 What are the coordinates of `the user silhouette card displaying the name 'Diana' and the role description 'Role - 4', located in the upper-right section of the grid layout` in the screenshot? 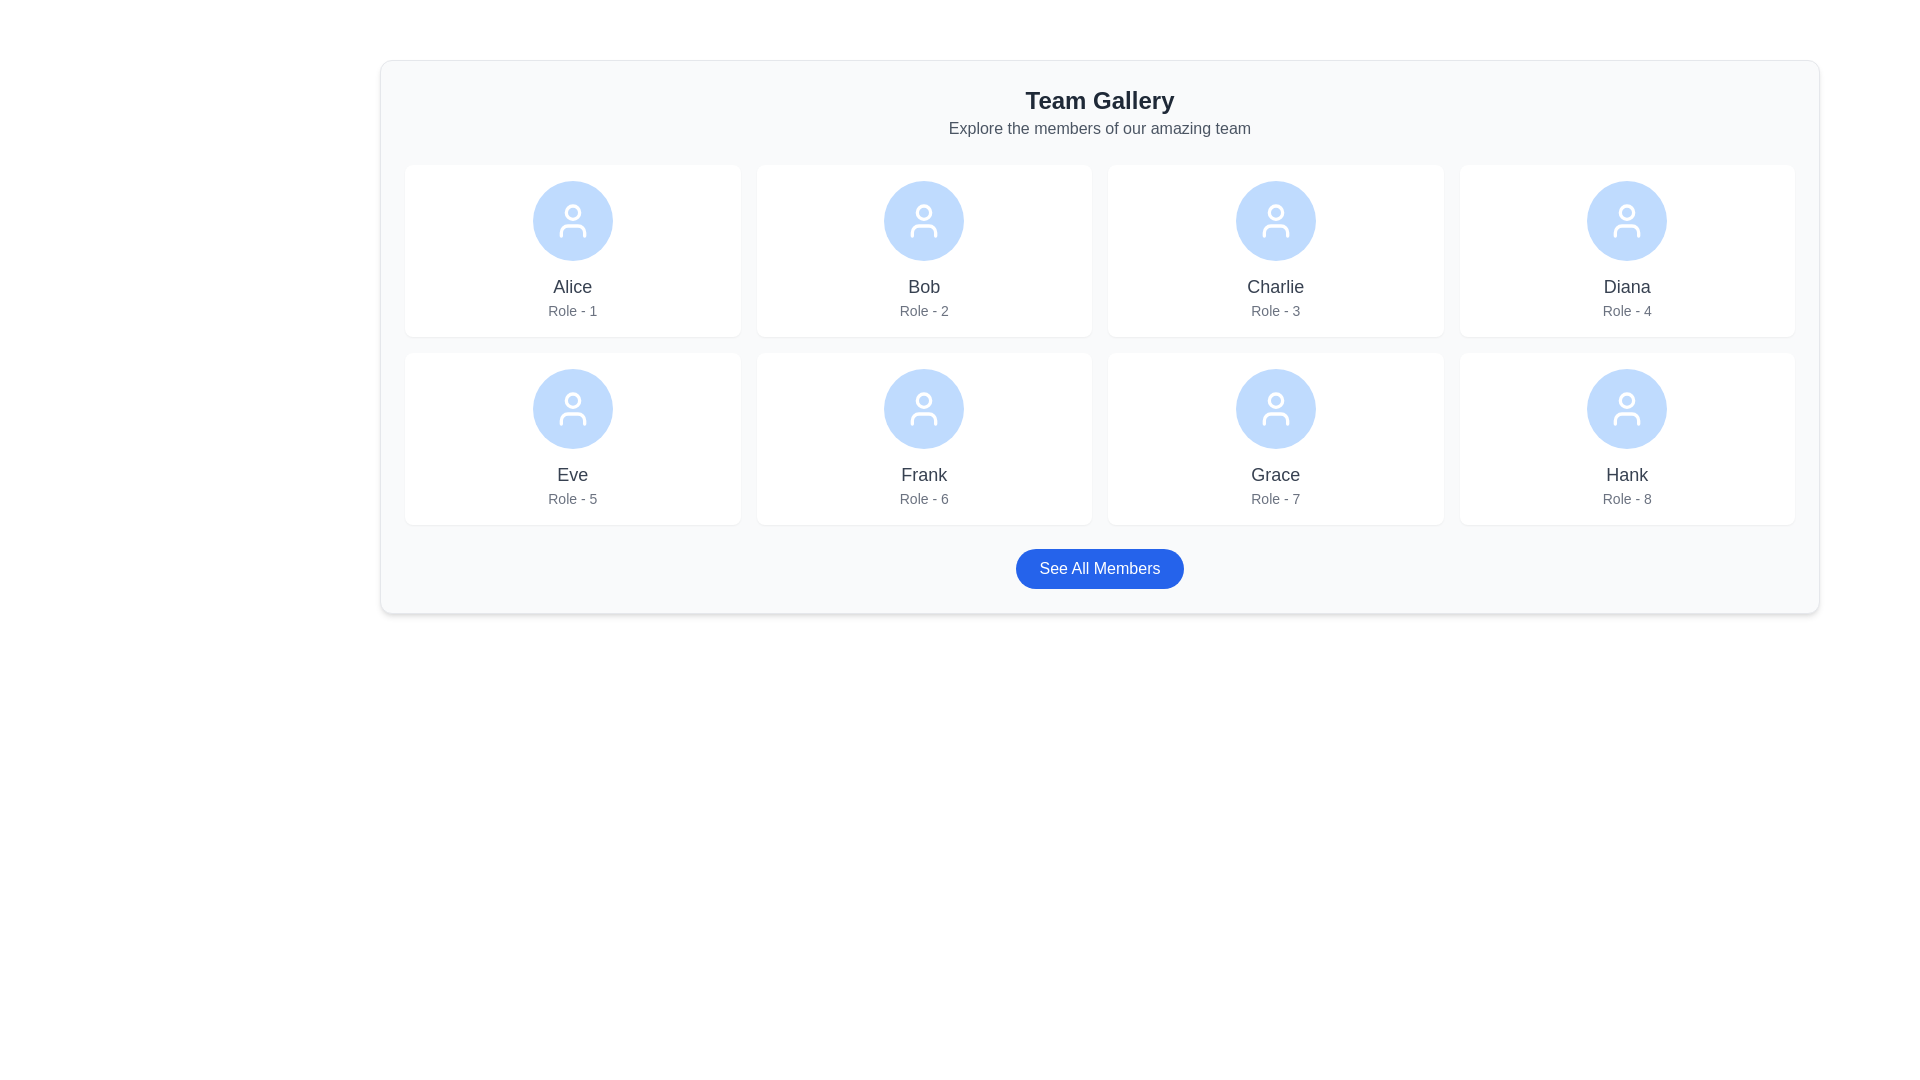 It's located at (1627, 249).